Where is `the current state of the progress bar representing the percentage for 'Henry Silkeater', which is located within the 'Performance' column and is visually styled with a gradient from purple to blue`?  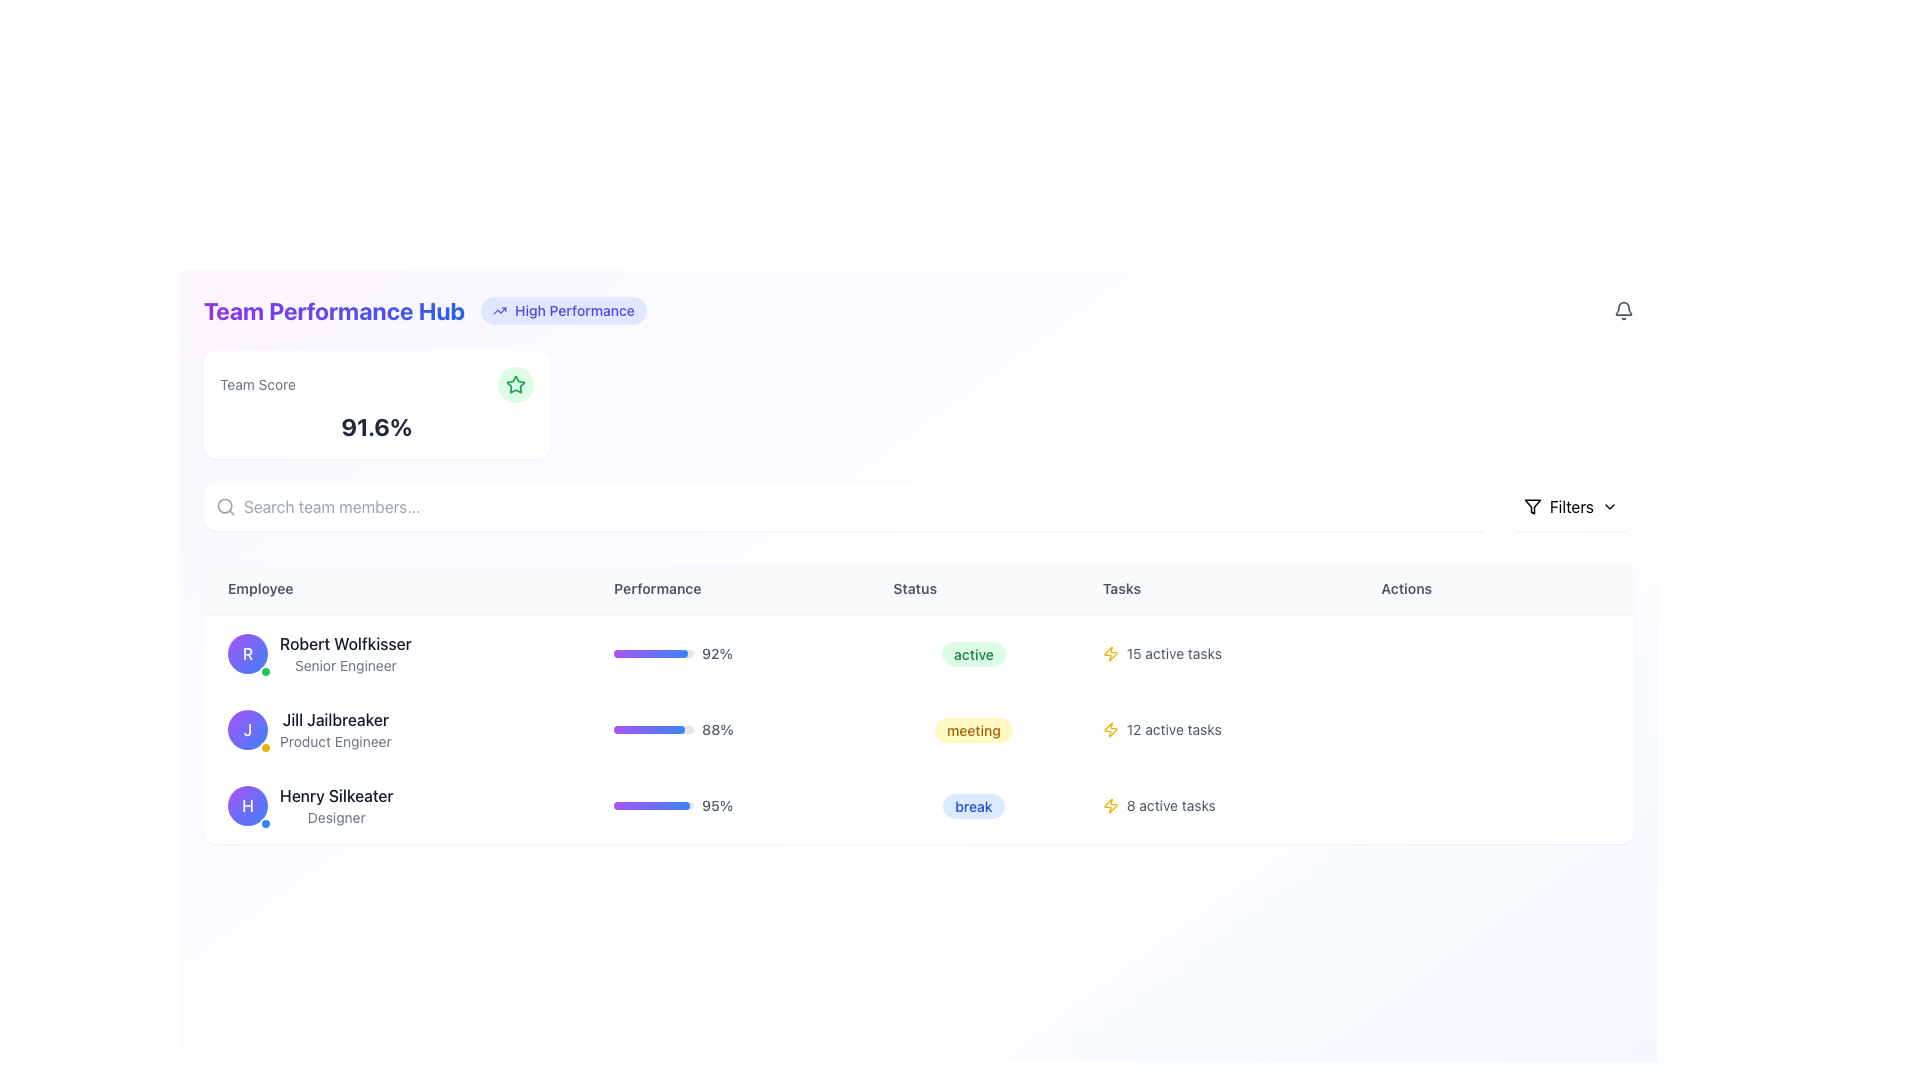 the current state of the progress bar representing the percentage for 'Henry Silkeater', which is located within the 'Performance' column and is visually styled with a gradient from purple to blue is located at coordinates (654, 805).